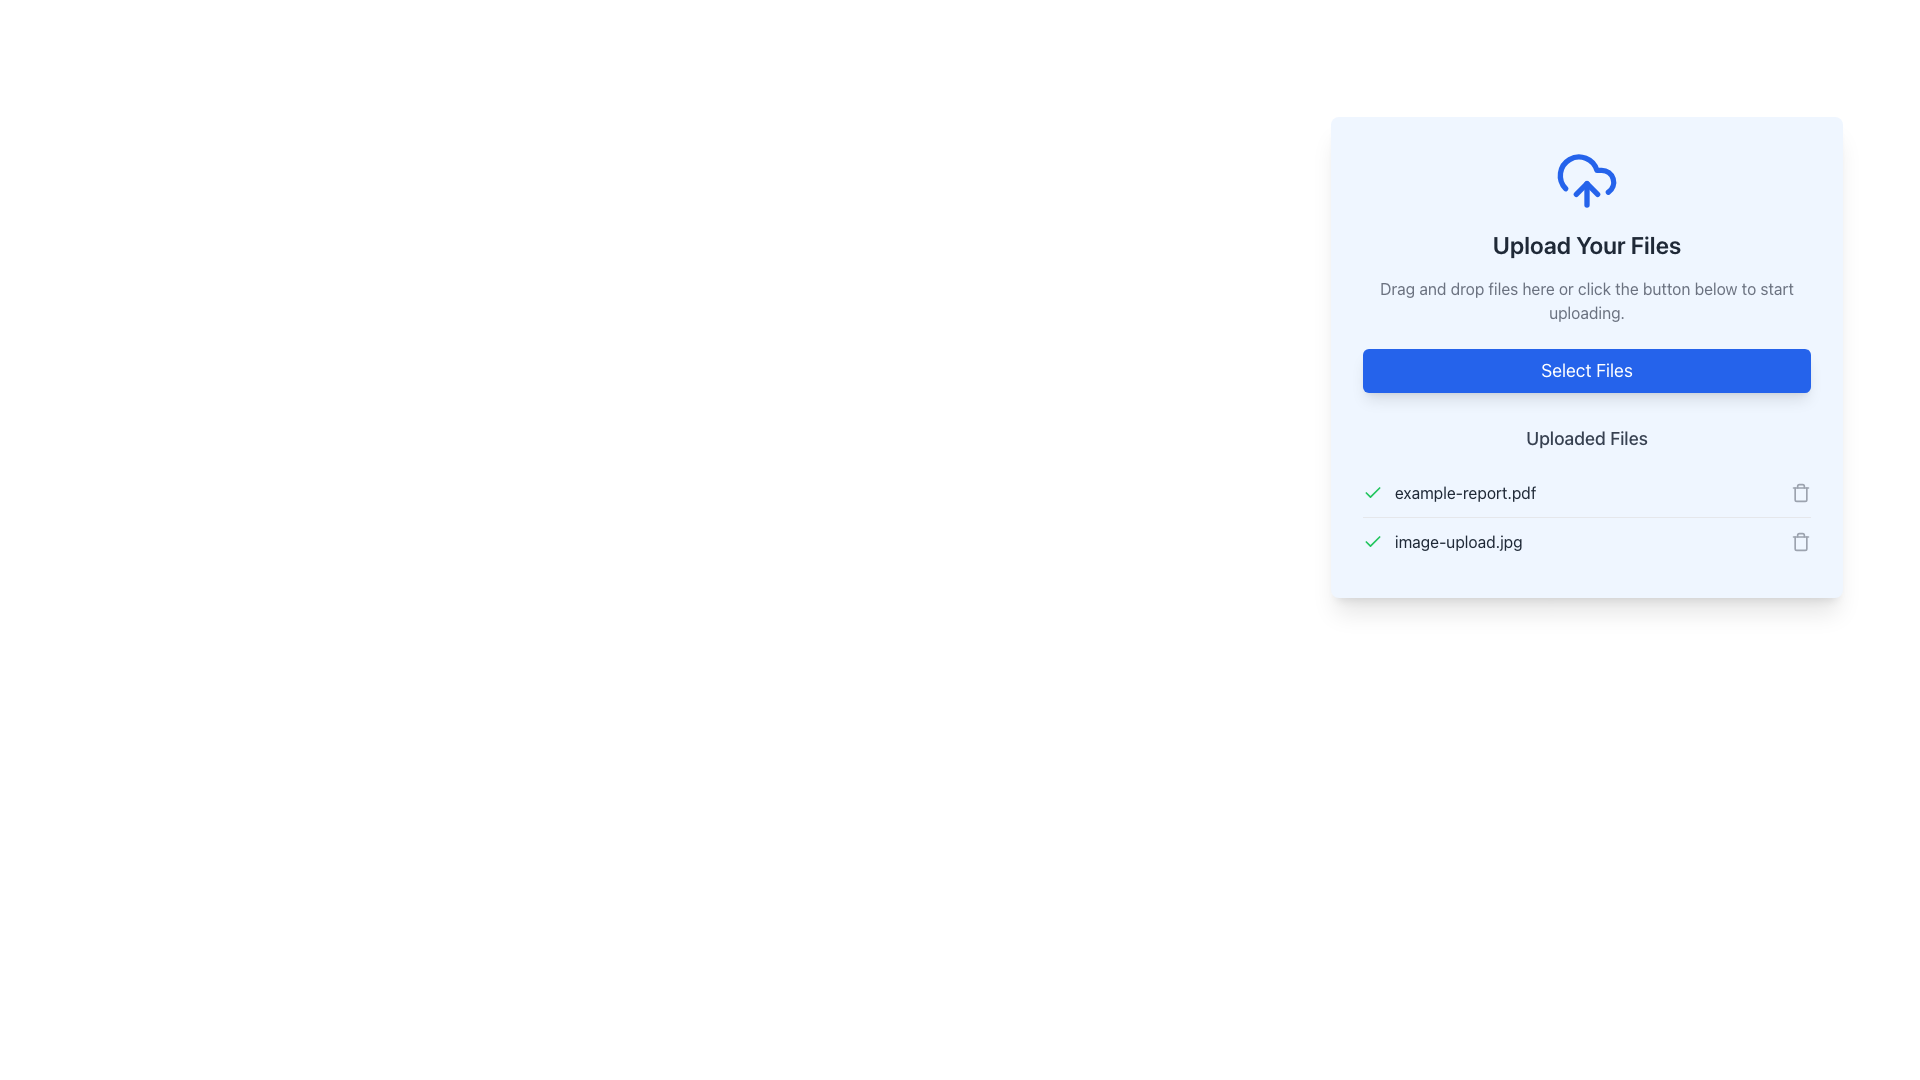 The width and height of the screenshot is (1920, 1080). What do you see at coordinates (1586, 181) in the screenshot?
I see `the blue cloud icon with an upward-pointing arrow, which signifies file upload functionality, located above the 'Upload Your Files' header` at bounding box center [1586, 181].